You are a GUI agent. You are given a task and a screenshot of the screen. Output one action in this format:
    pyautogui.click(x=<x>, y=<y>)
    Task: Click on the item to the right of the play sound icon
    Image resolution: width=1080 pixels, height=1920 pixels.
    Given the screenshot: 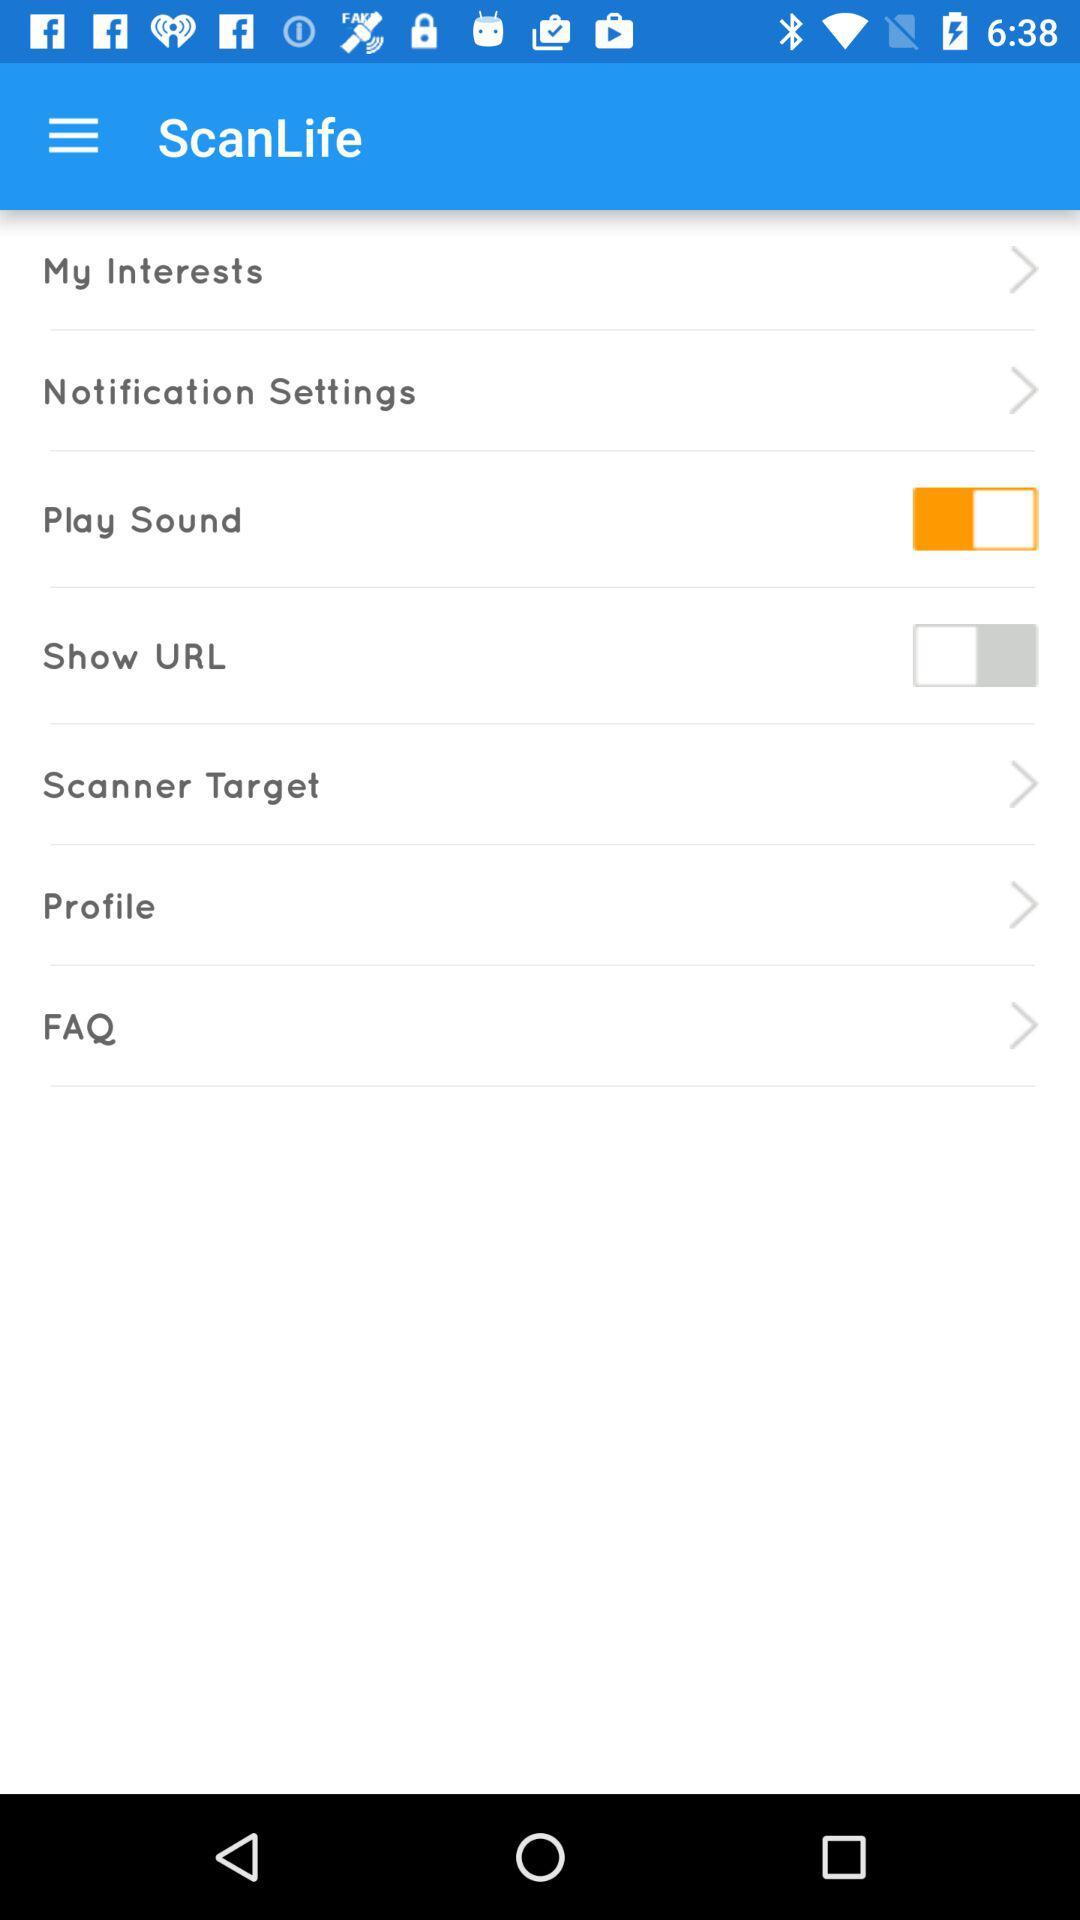 What is the action you would take?
    pyautogui.click(x=974, y=518)
    